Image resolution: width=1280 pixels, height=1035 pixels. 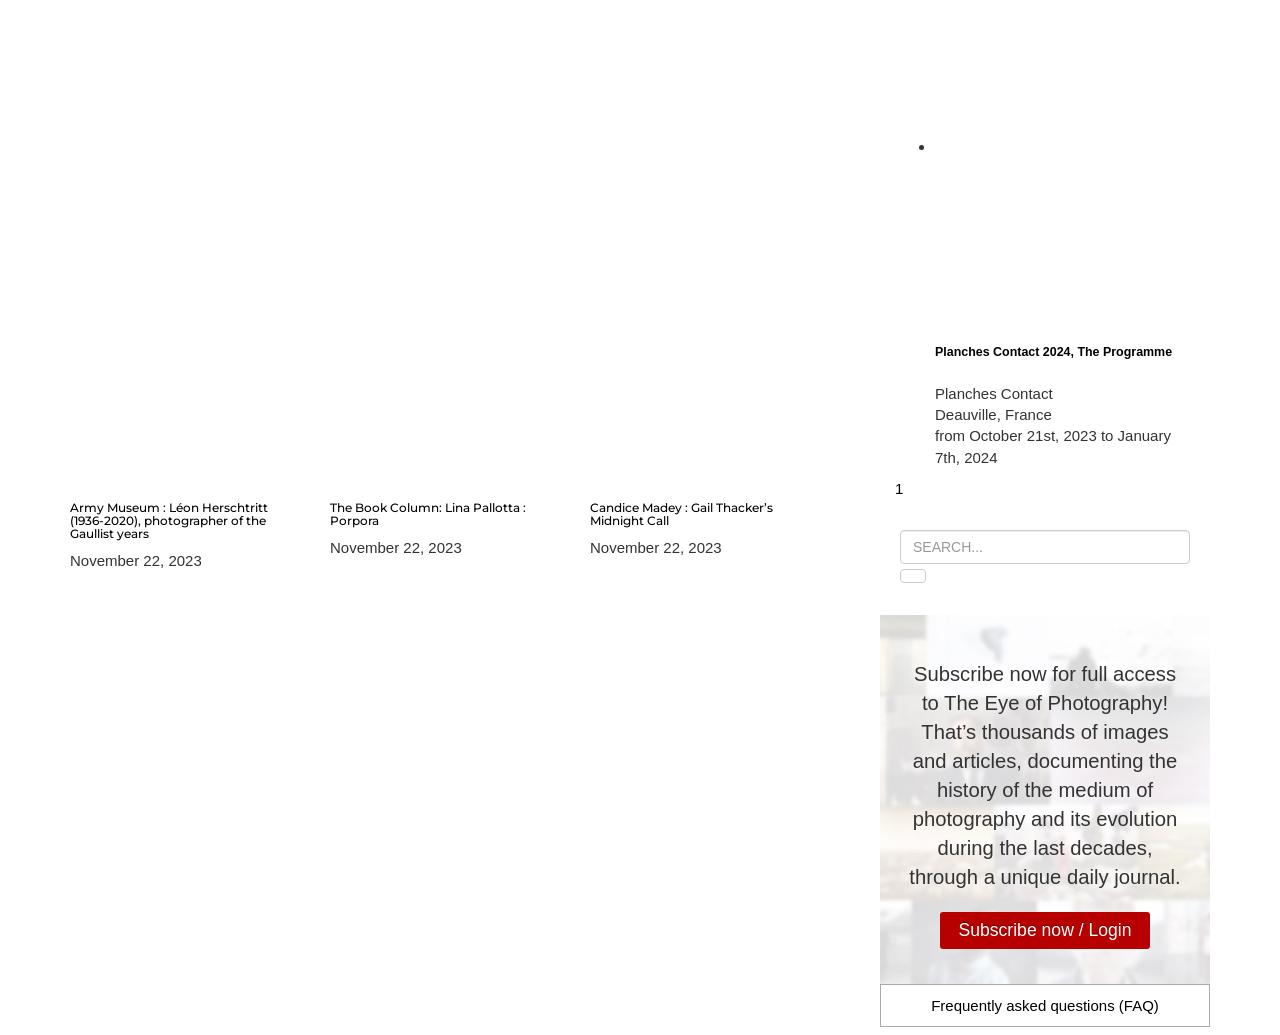 I want to click on 'Twitter', so click(x=963, y=202).